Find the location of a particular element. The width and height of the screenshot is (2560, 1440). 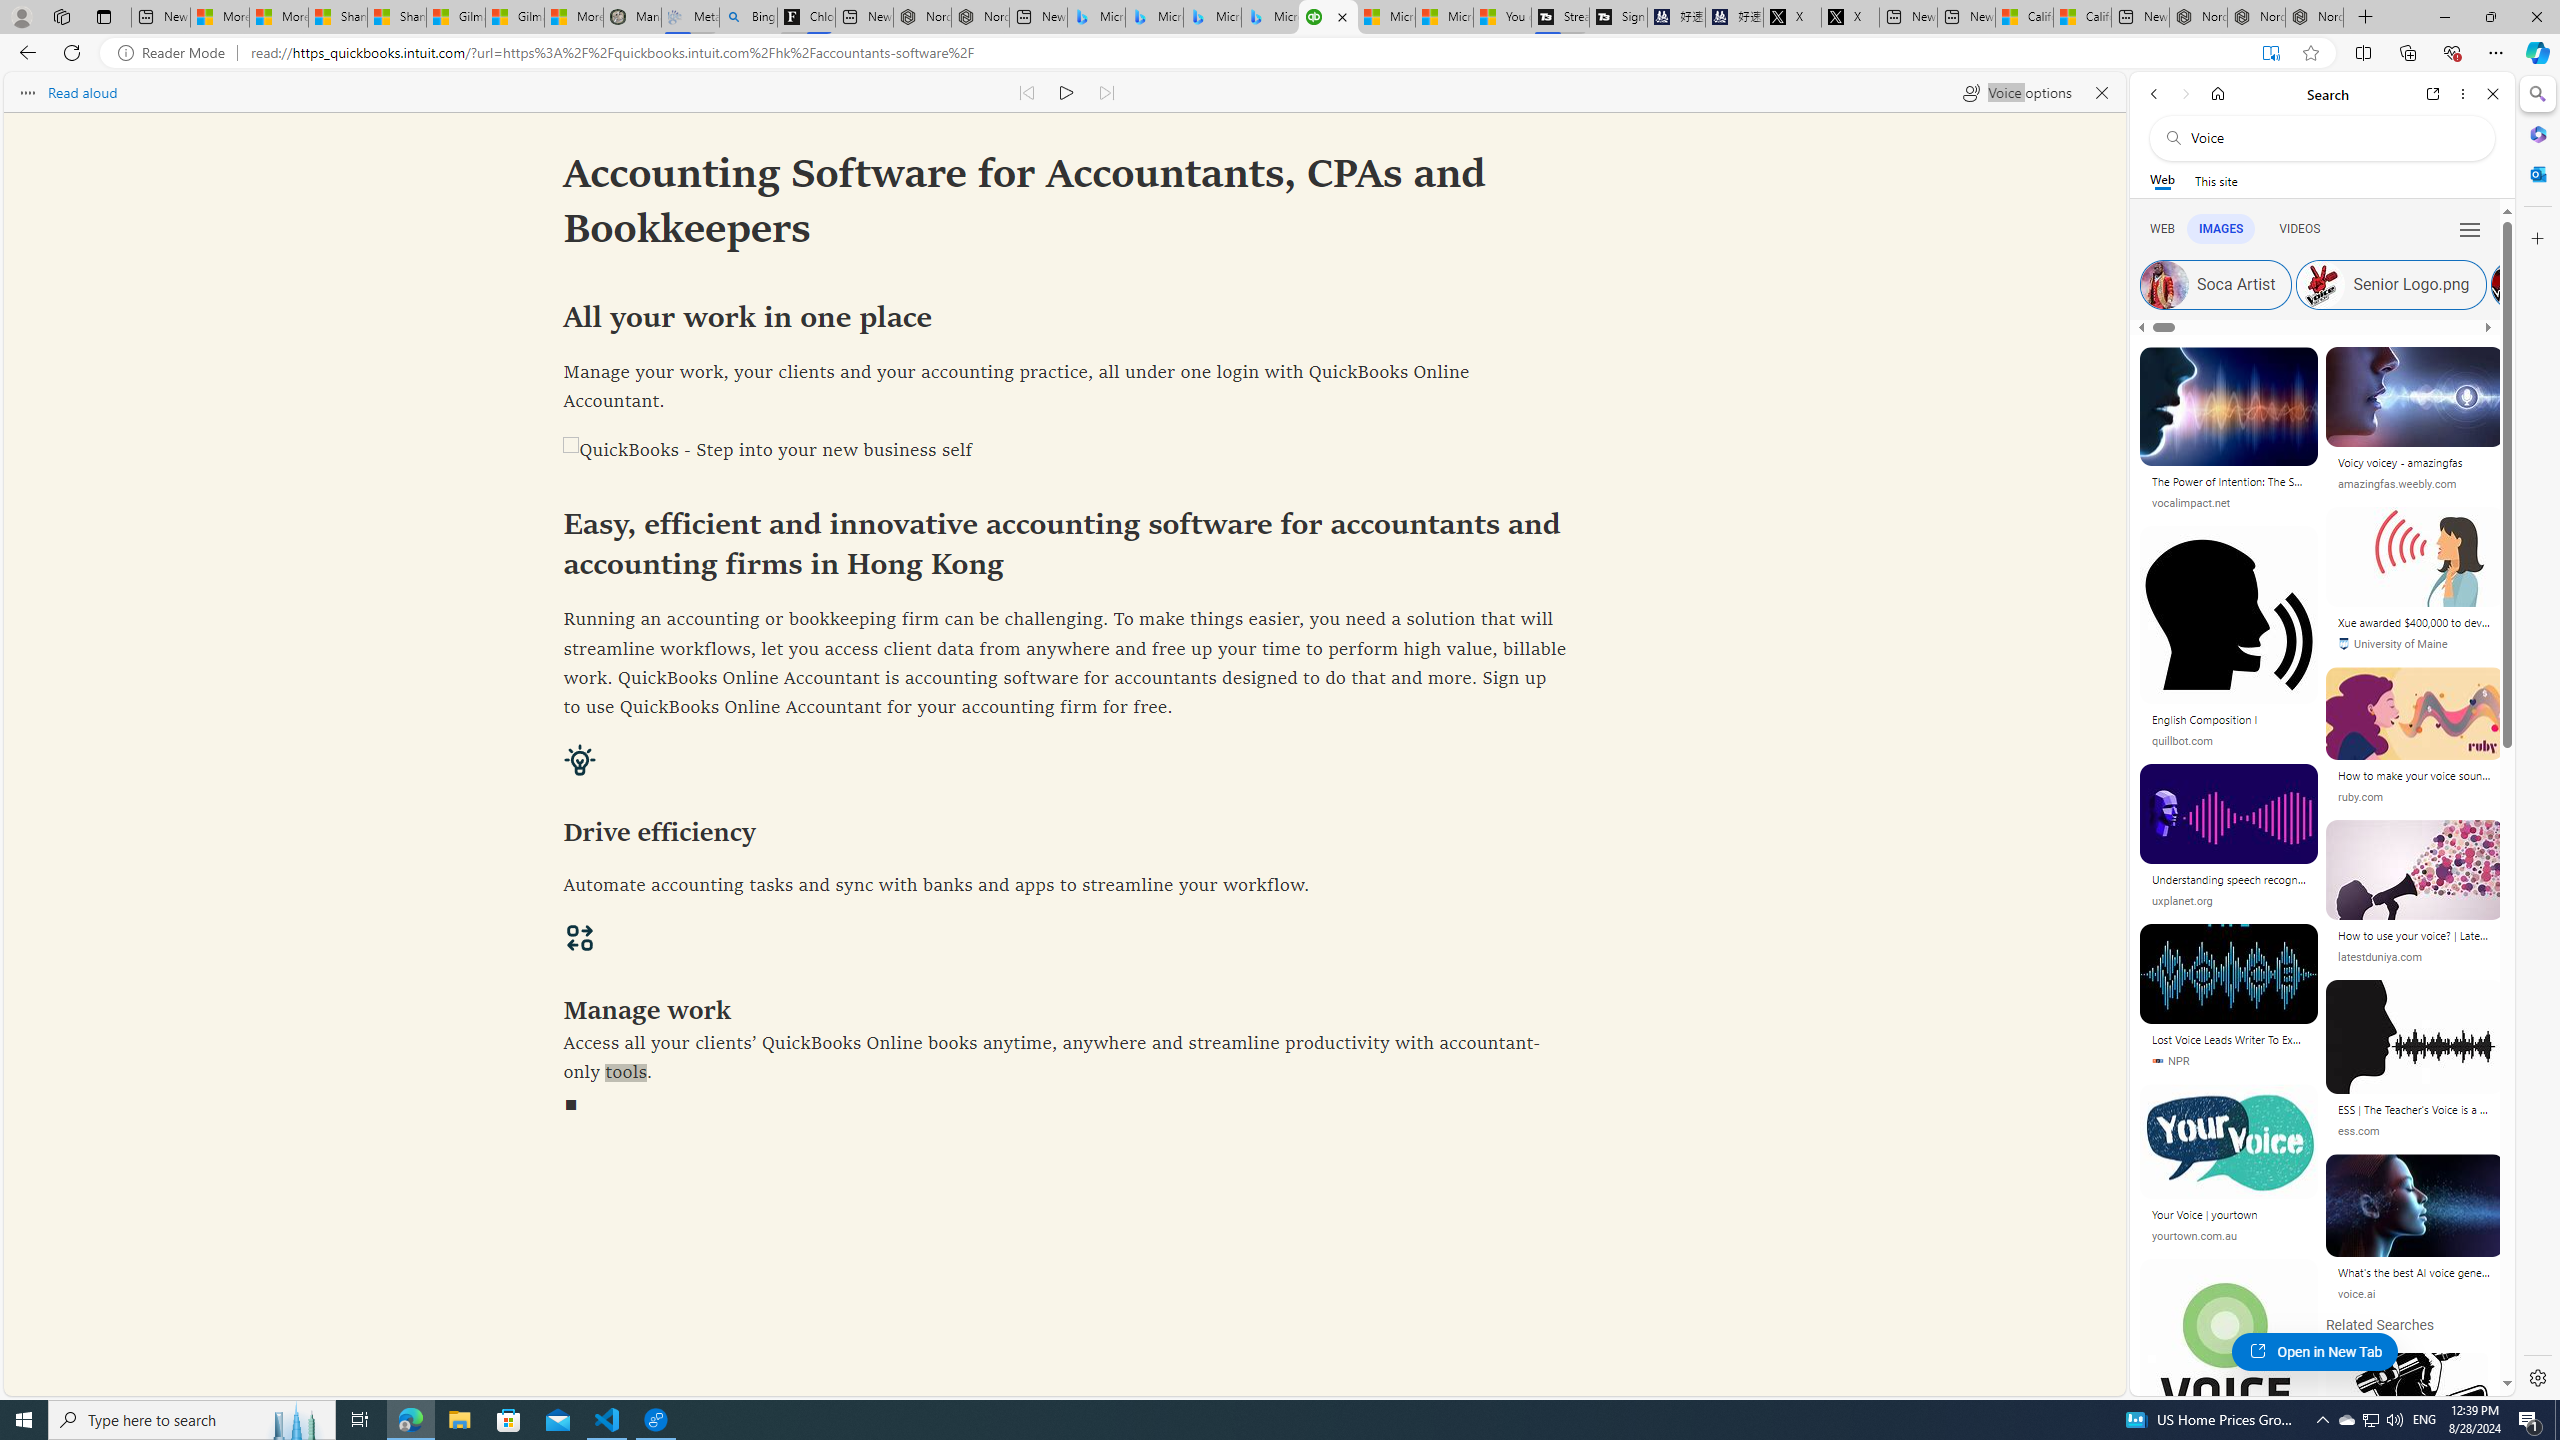

'latestduniya.com' is located at coordinates (2413, 955).